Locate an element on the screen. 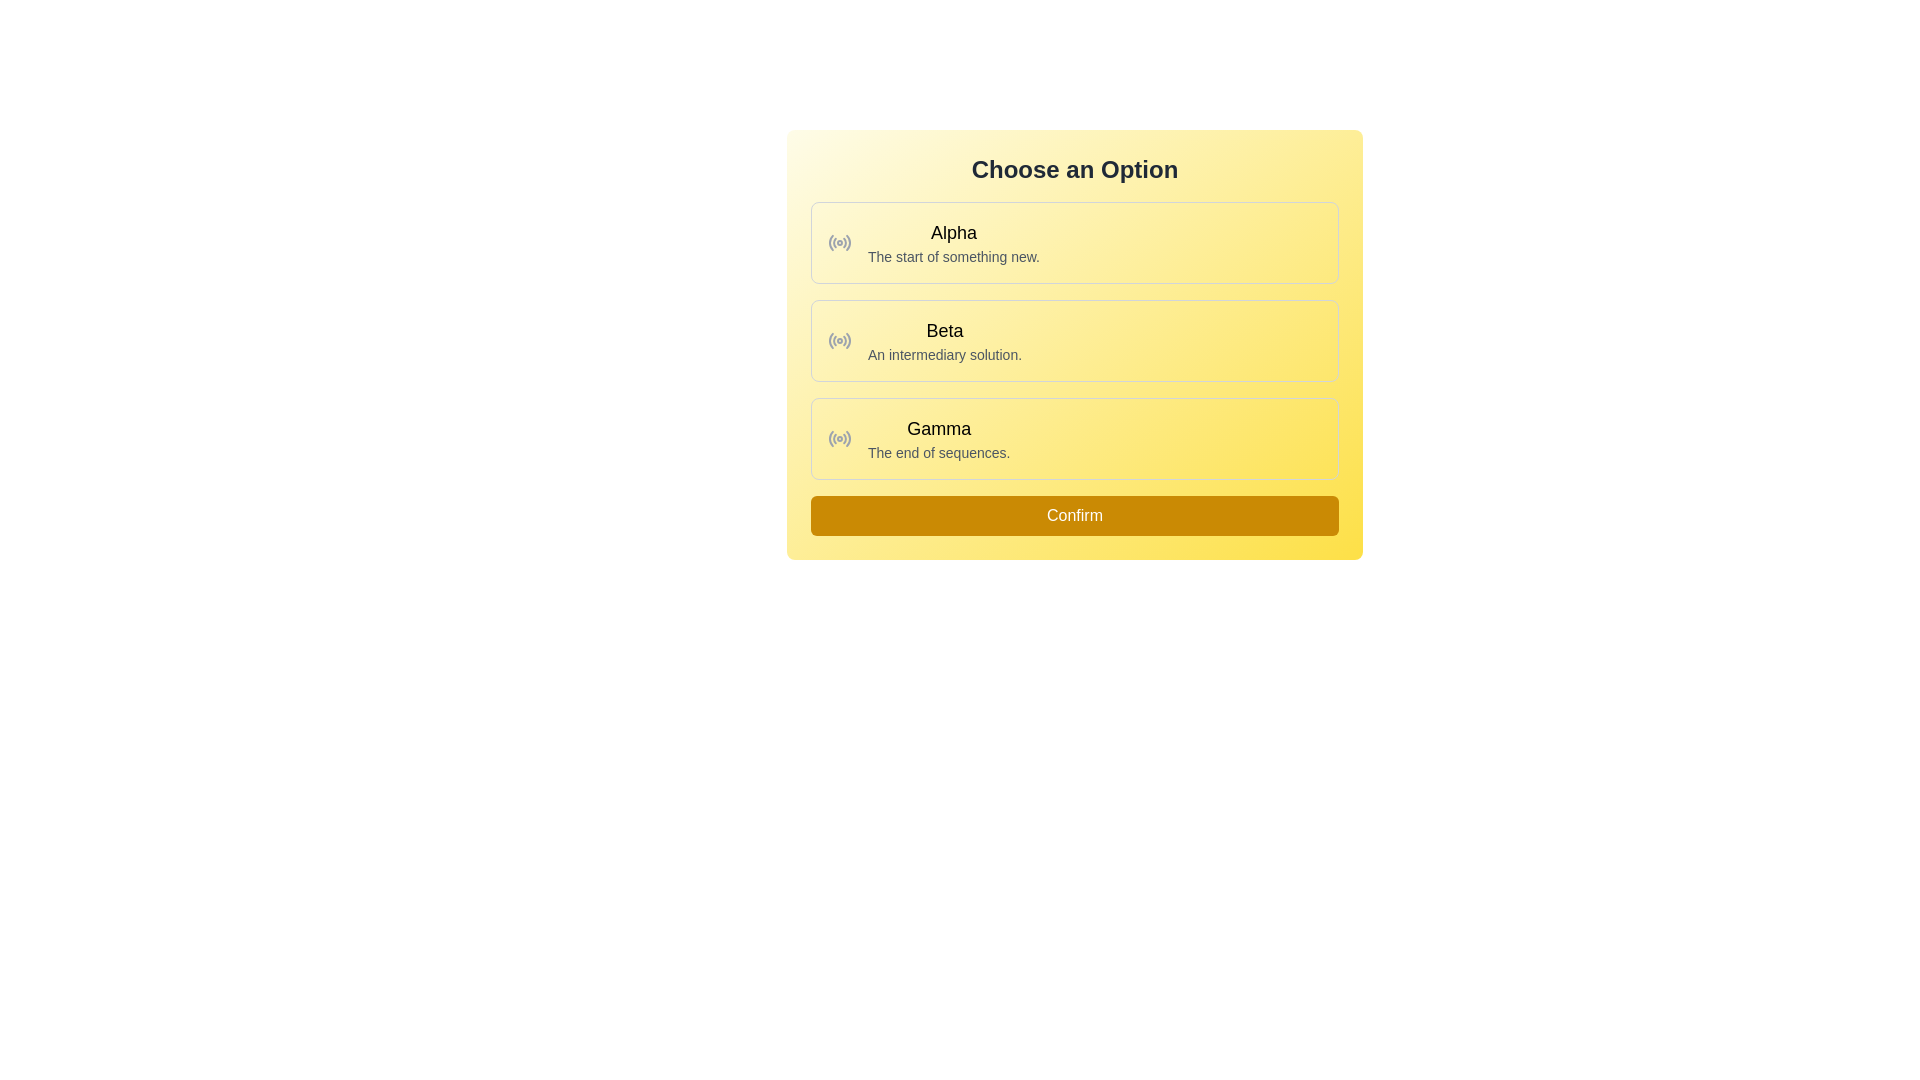 Image resolution: width=1920 pixels, height=1080 pixels. text content of the text label displaying 'An intermediary solution.' located below the title 'Beta' in the Beta section is located at coordinates (944, 353).